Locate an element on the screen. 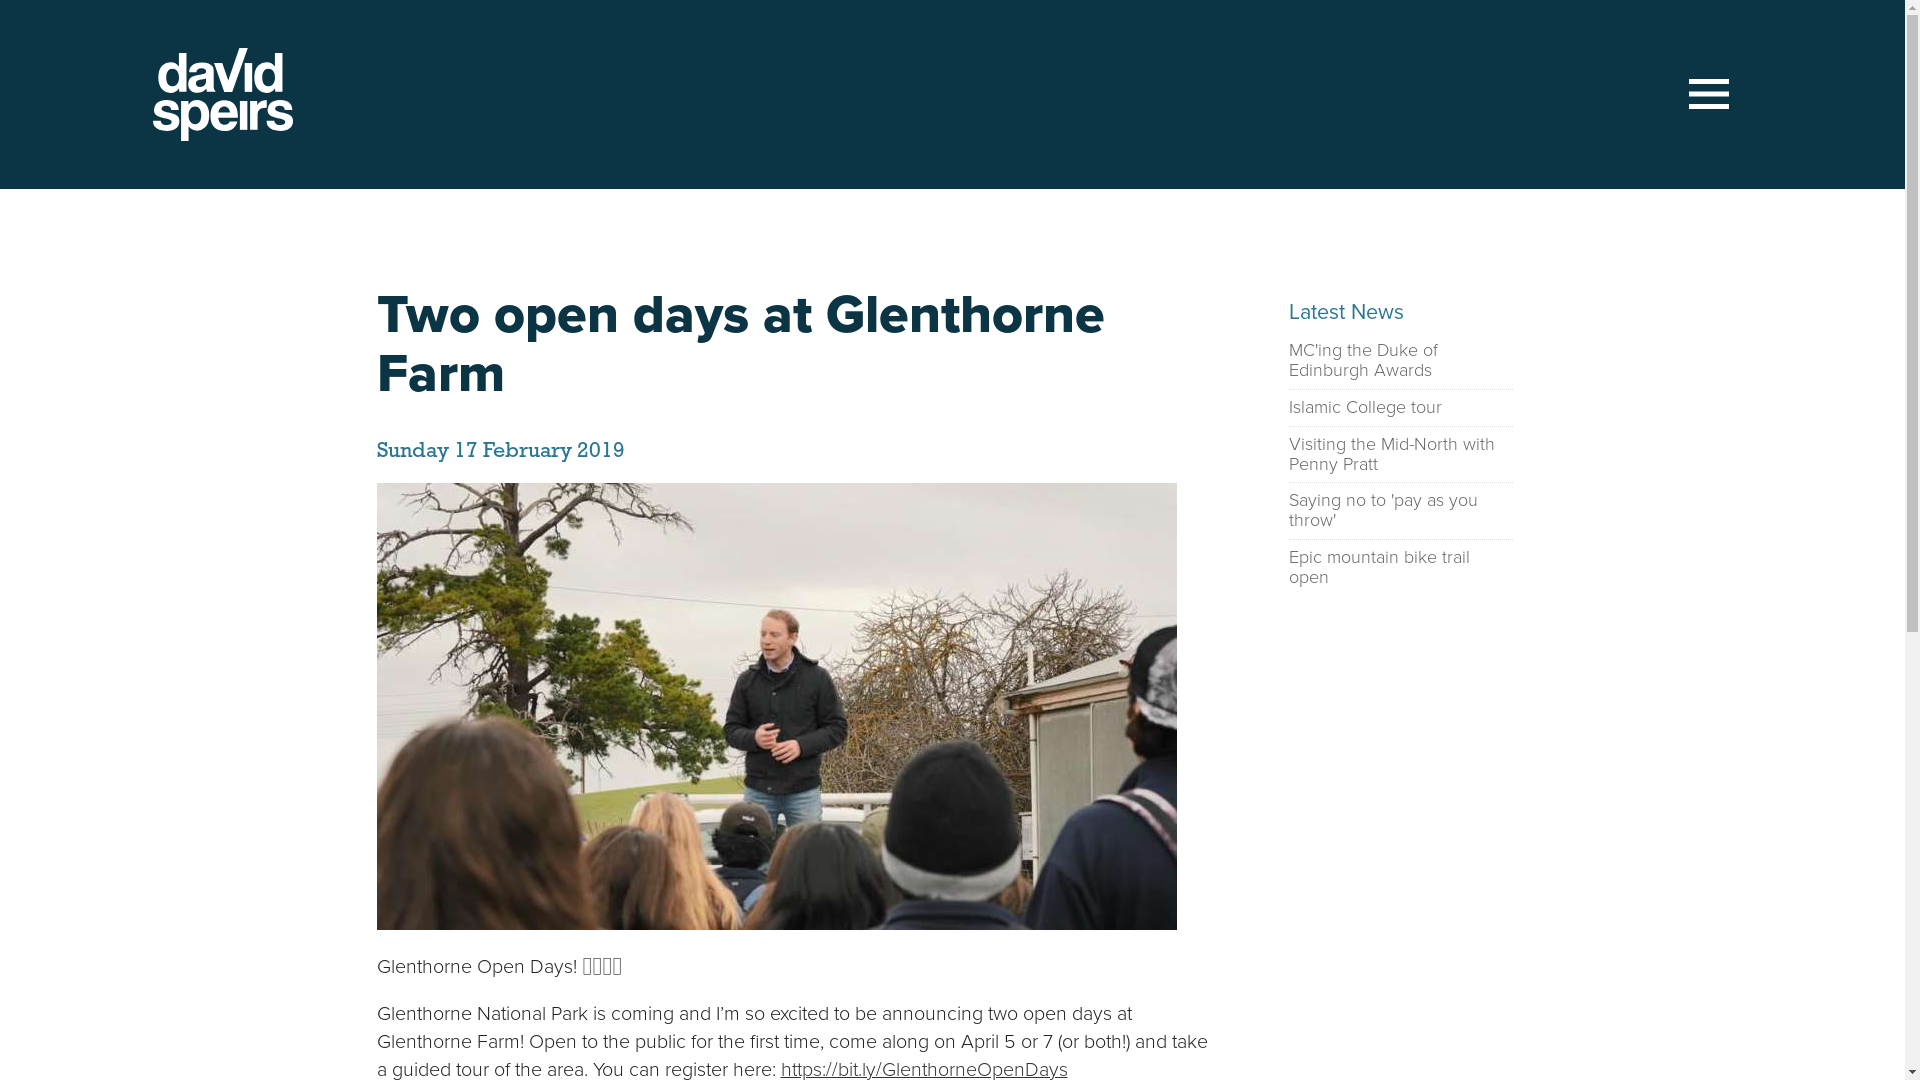  'Saying no to 'pay as you throw'' is located at coordinates (1287, 509).